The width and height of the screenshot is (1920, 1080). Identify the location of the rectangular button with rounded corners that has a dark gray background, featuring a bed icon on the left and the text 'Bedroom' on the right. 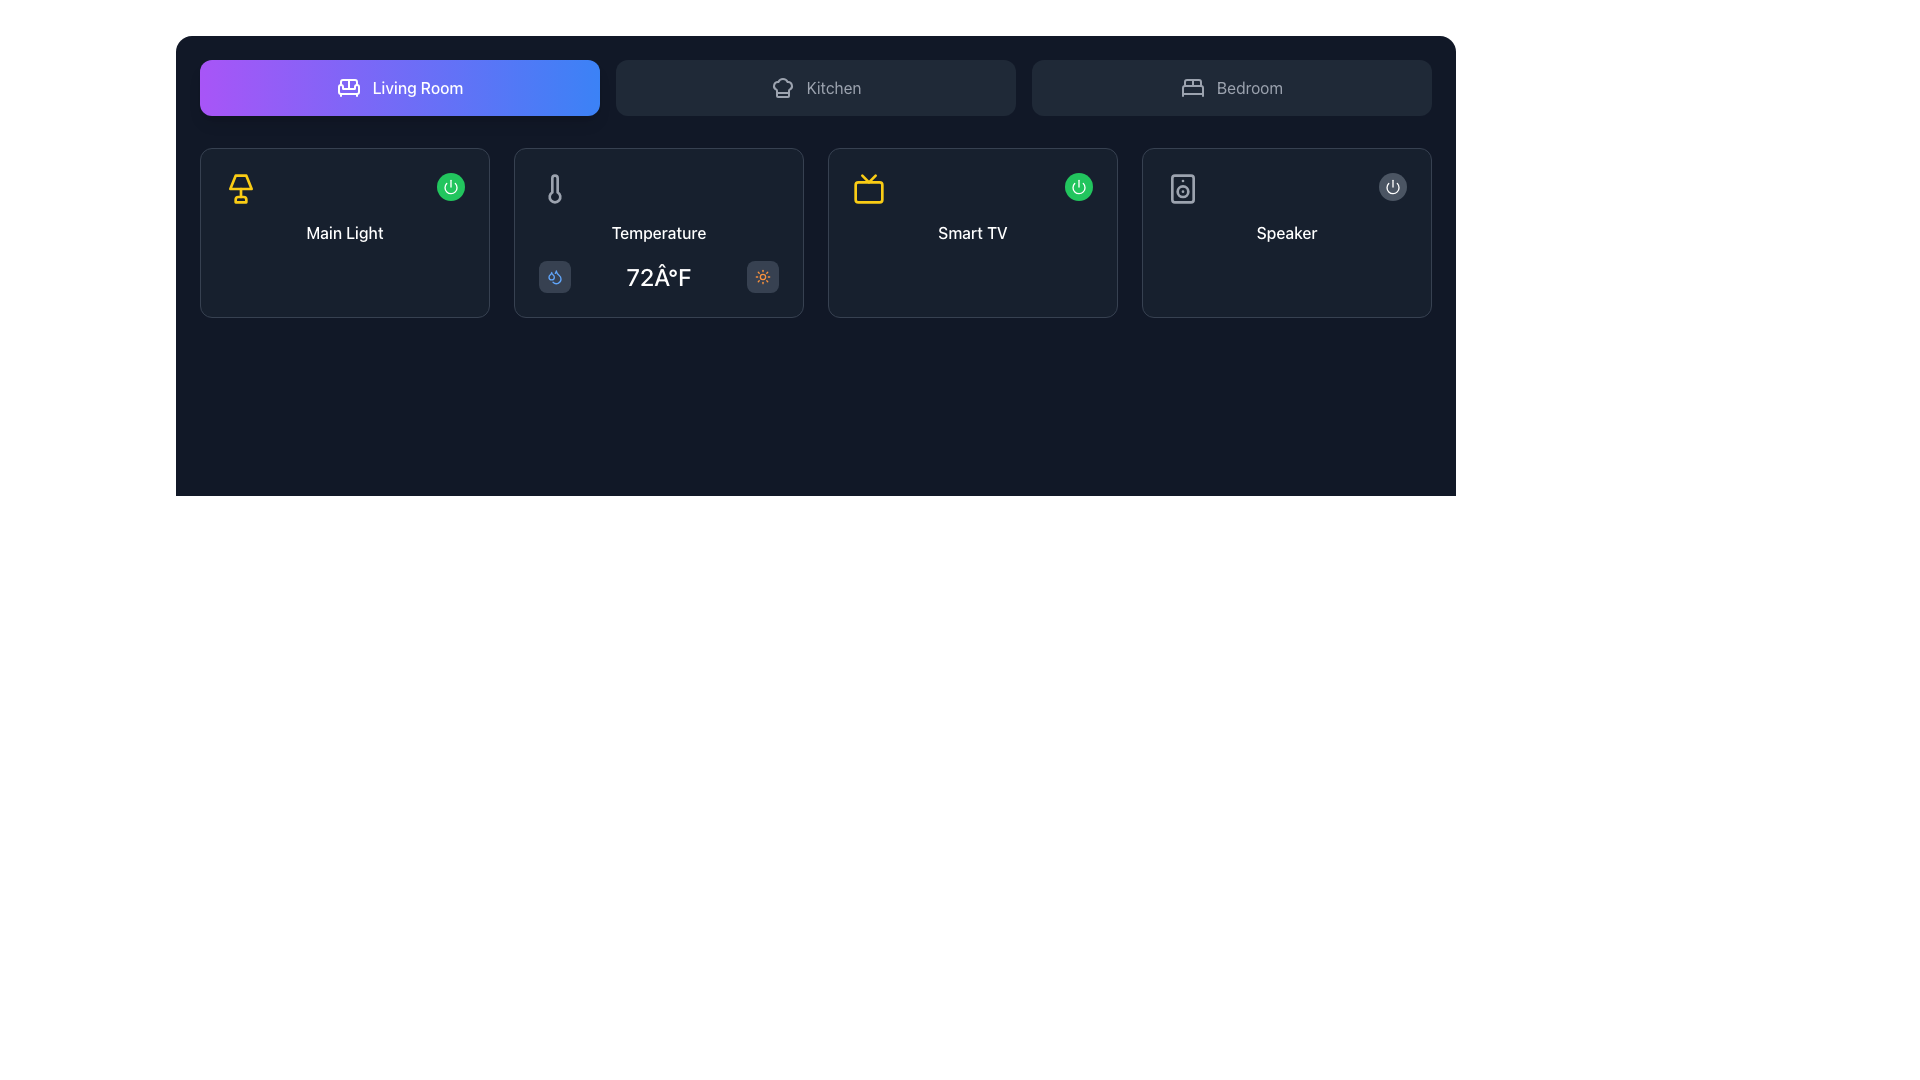
(1231, 87).